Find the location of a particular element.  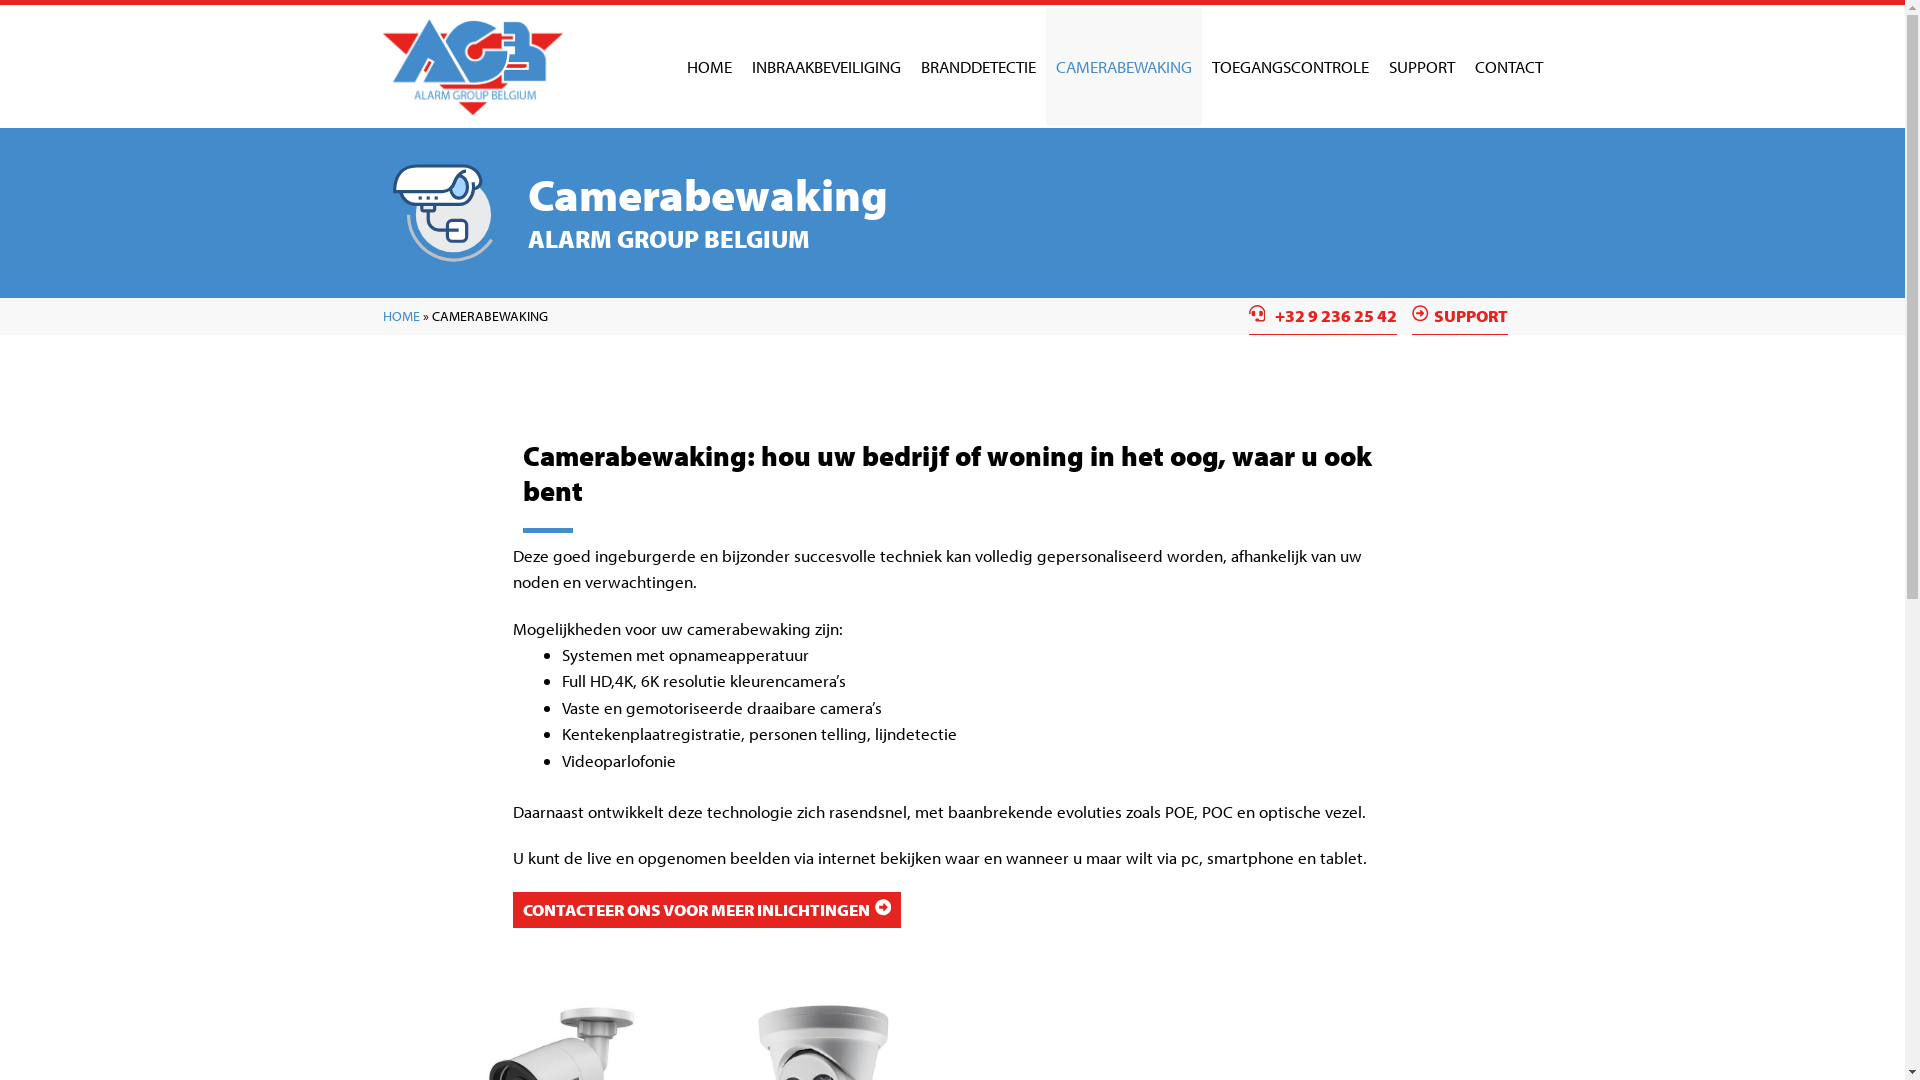

'HOME' is located at coordinates (708, 65).